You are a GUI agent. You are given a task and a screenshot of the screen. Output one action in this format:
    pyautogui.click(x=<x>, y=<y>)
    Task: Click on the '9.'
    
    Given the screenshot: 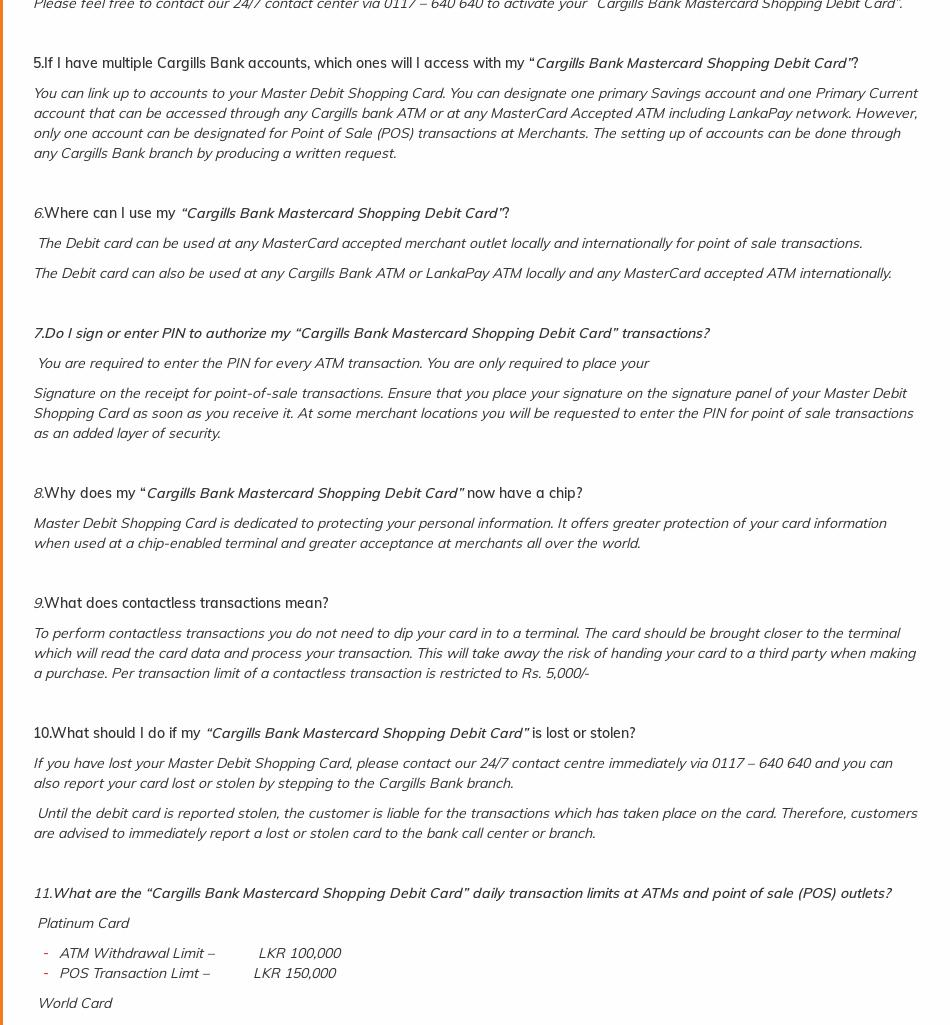 What is the action you would take?
    pyautogui.click(x=38, y=603)
    